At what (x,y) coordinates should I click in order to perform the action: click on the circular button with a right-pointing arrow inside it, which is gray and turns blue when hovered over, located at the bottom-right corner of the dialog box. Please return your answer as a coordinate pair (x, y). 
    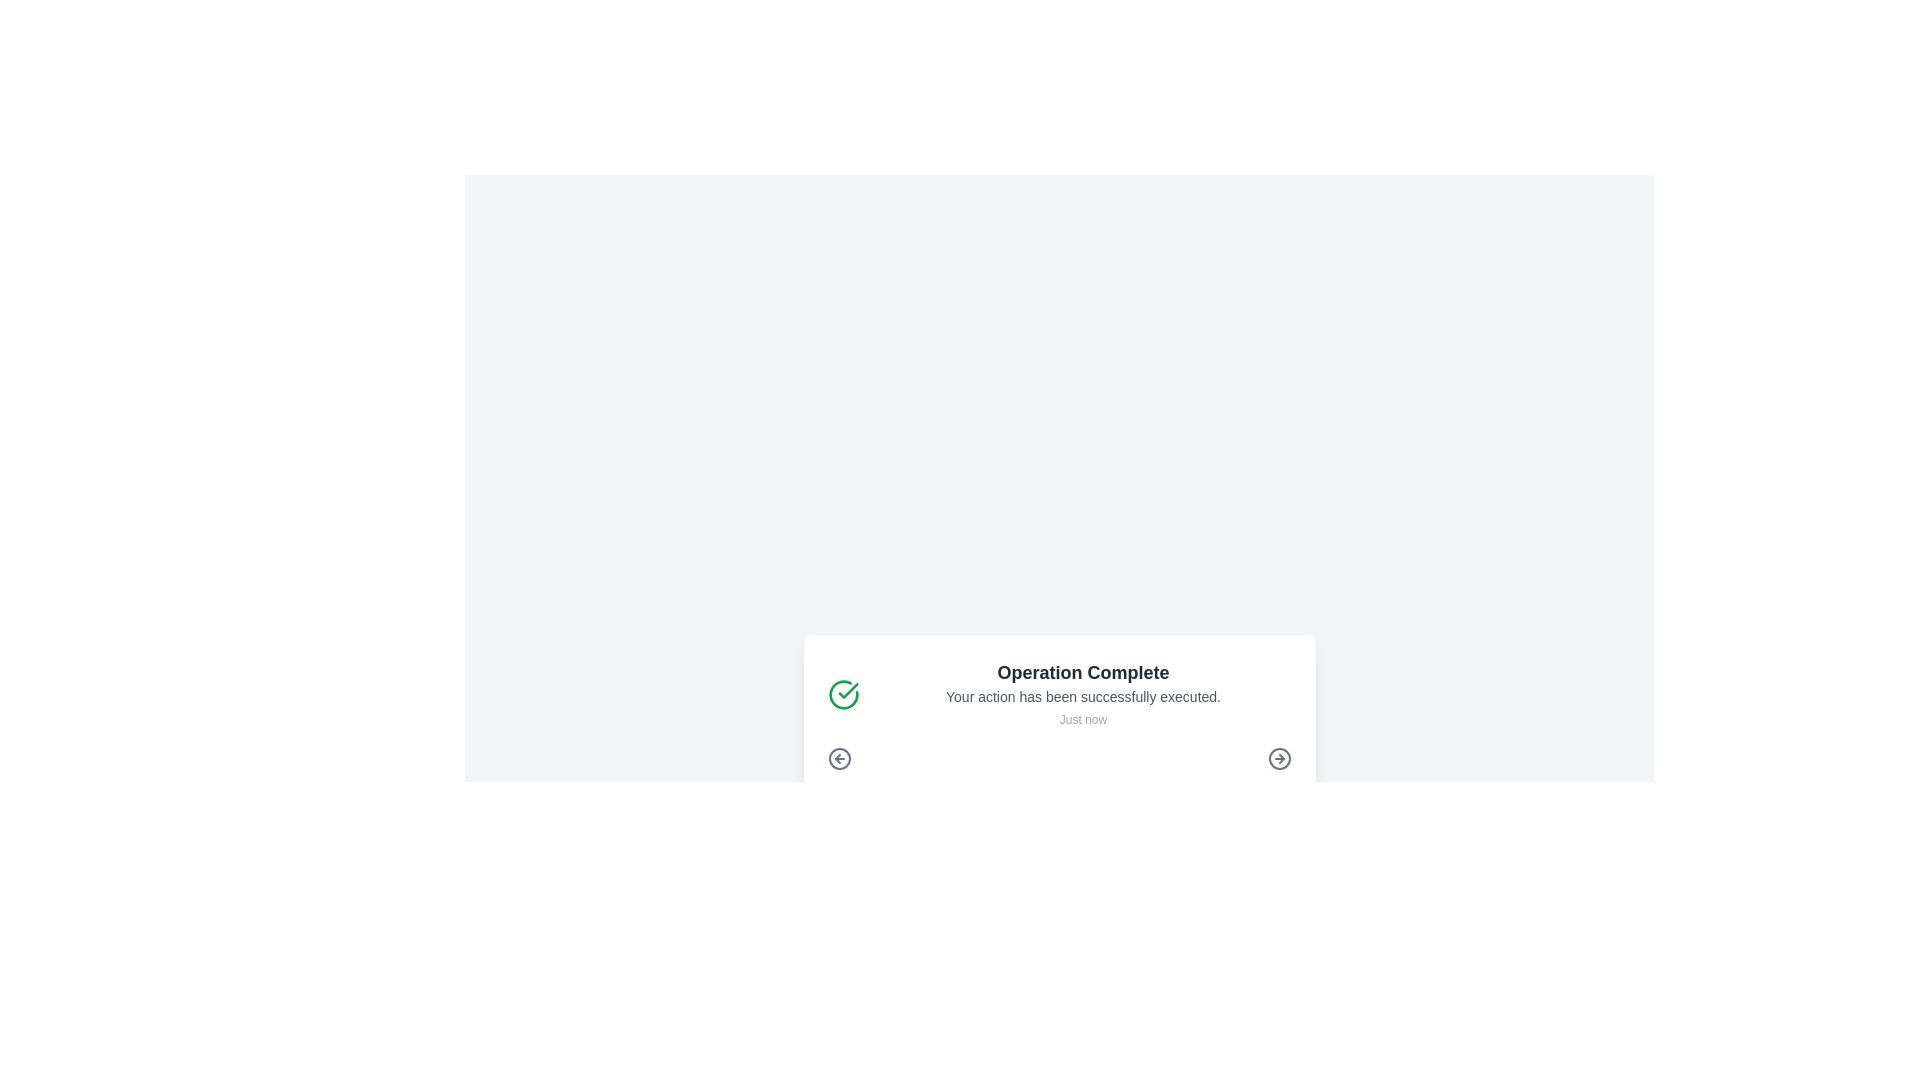
    Looking at the image, I should click on (1278, 759).